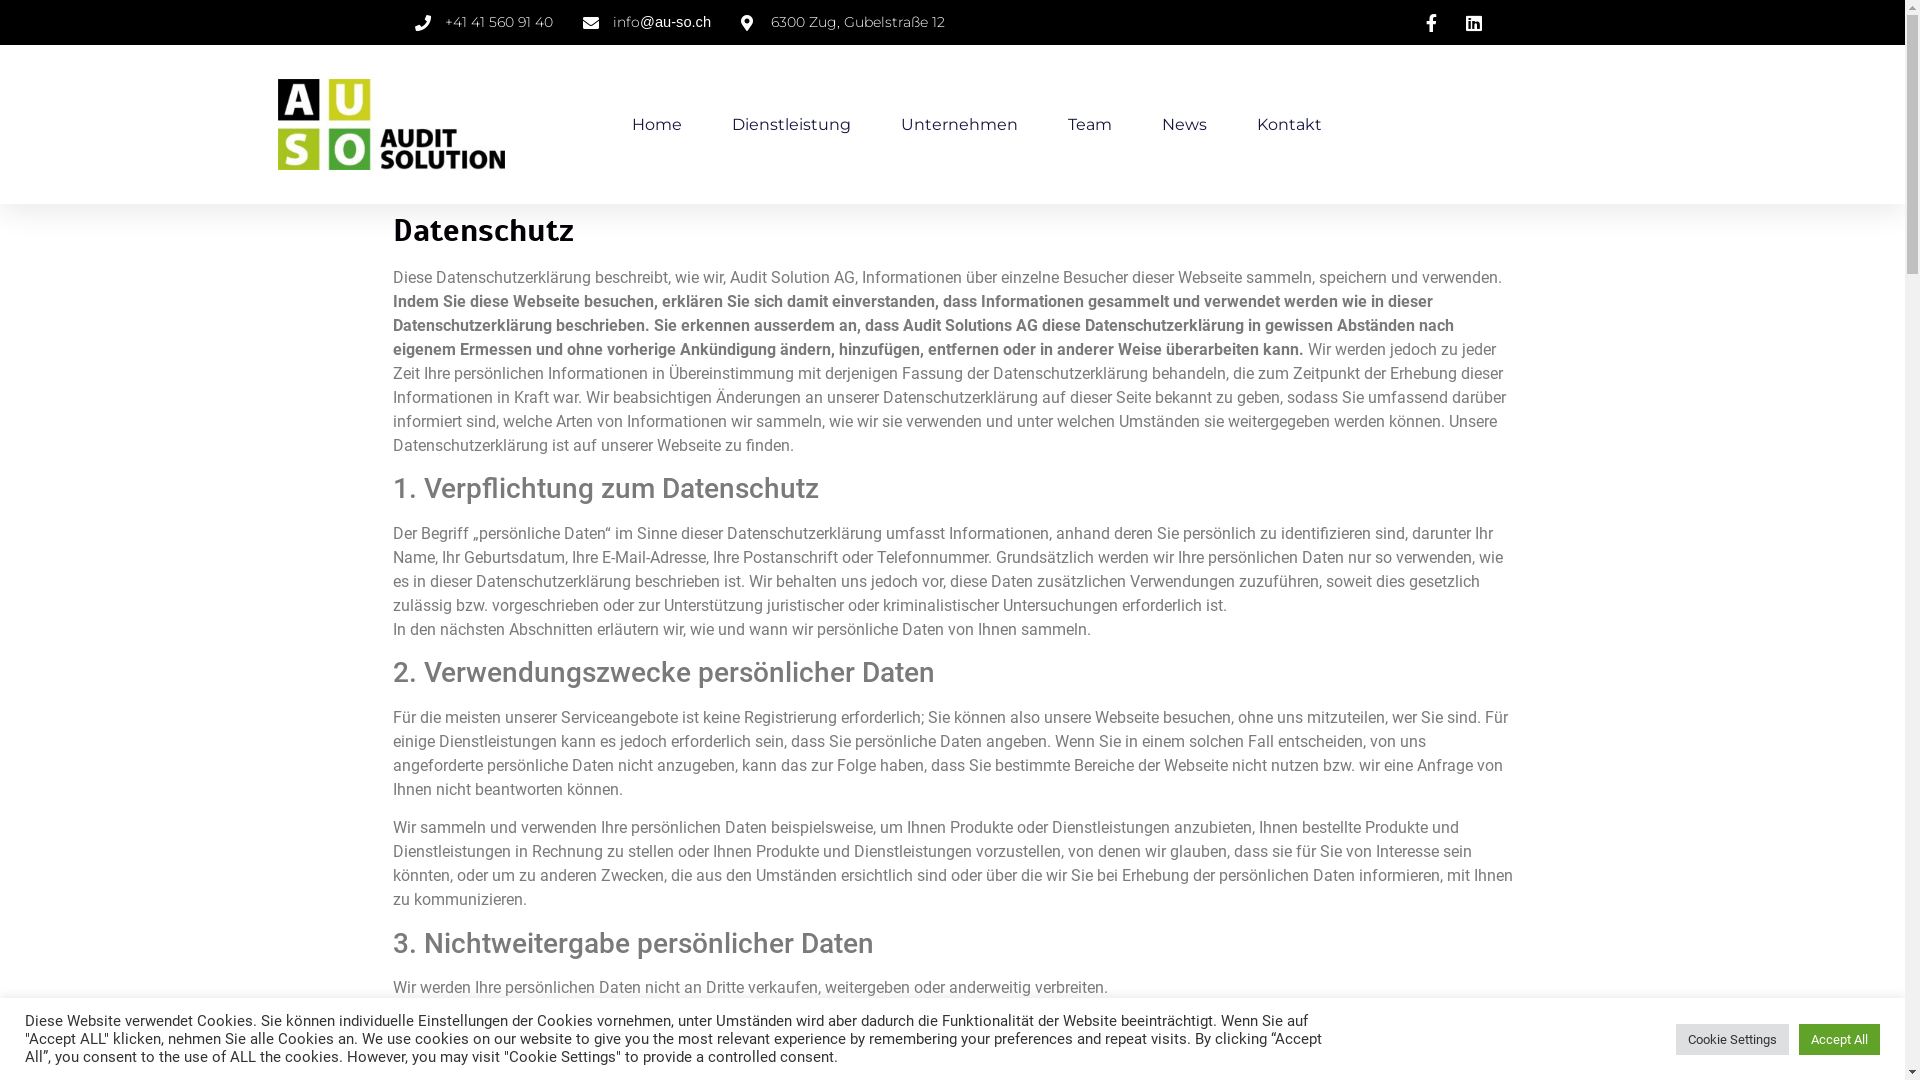 The image size is (1920, 1080). What do you see at coordinates (631, 124) in the screenshot?
I see `'Home'` at bounding box center [631, 124].